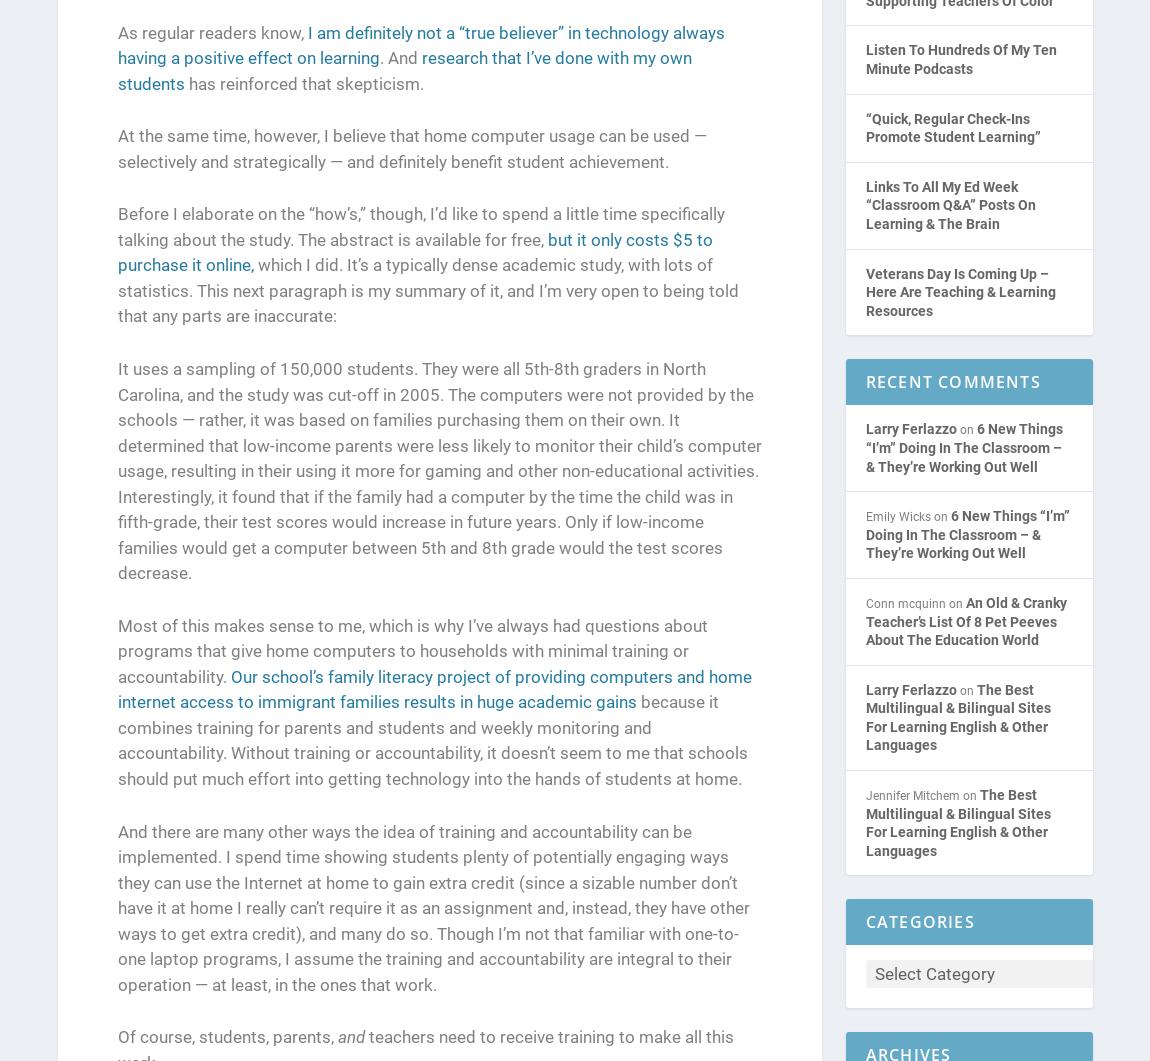 Image resolution: width=1150 pixels, height=1061 pixels. What do you see at coordinates (420, 45) in the screenshot?
I see `'I am definitely not a “true believer” in technology always having a positive effect on learning'` at bounding box center [420, 45].